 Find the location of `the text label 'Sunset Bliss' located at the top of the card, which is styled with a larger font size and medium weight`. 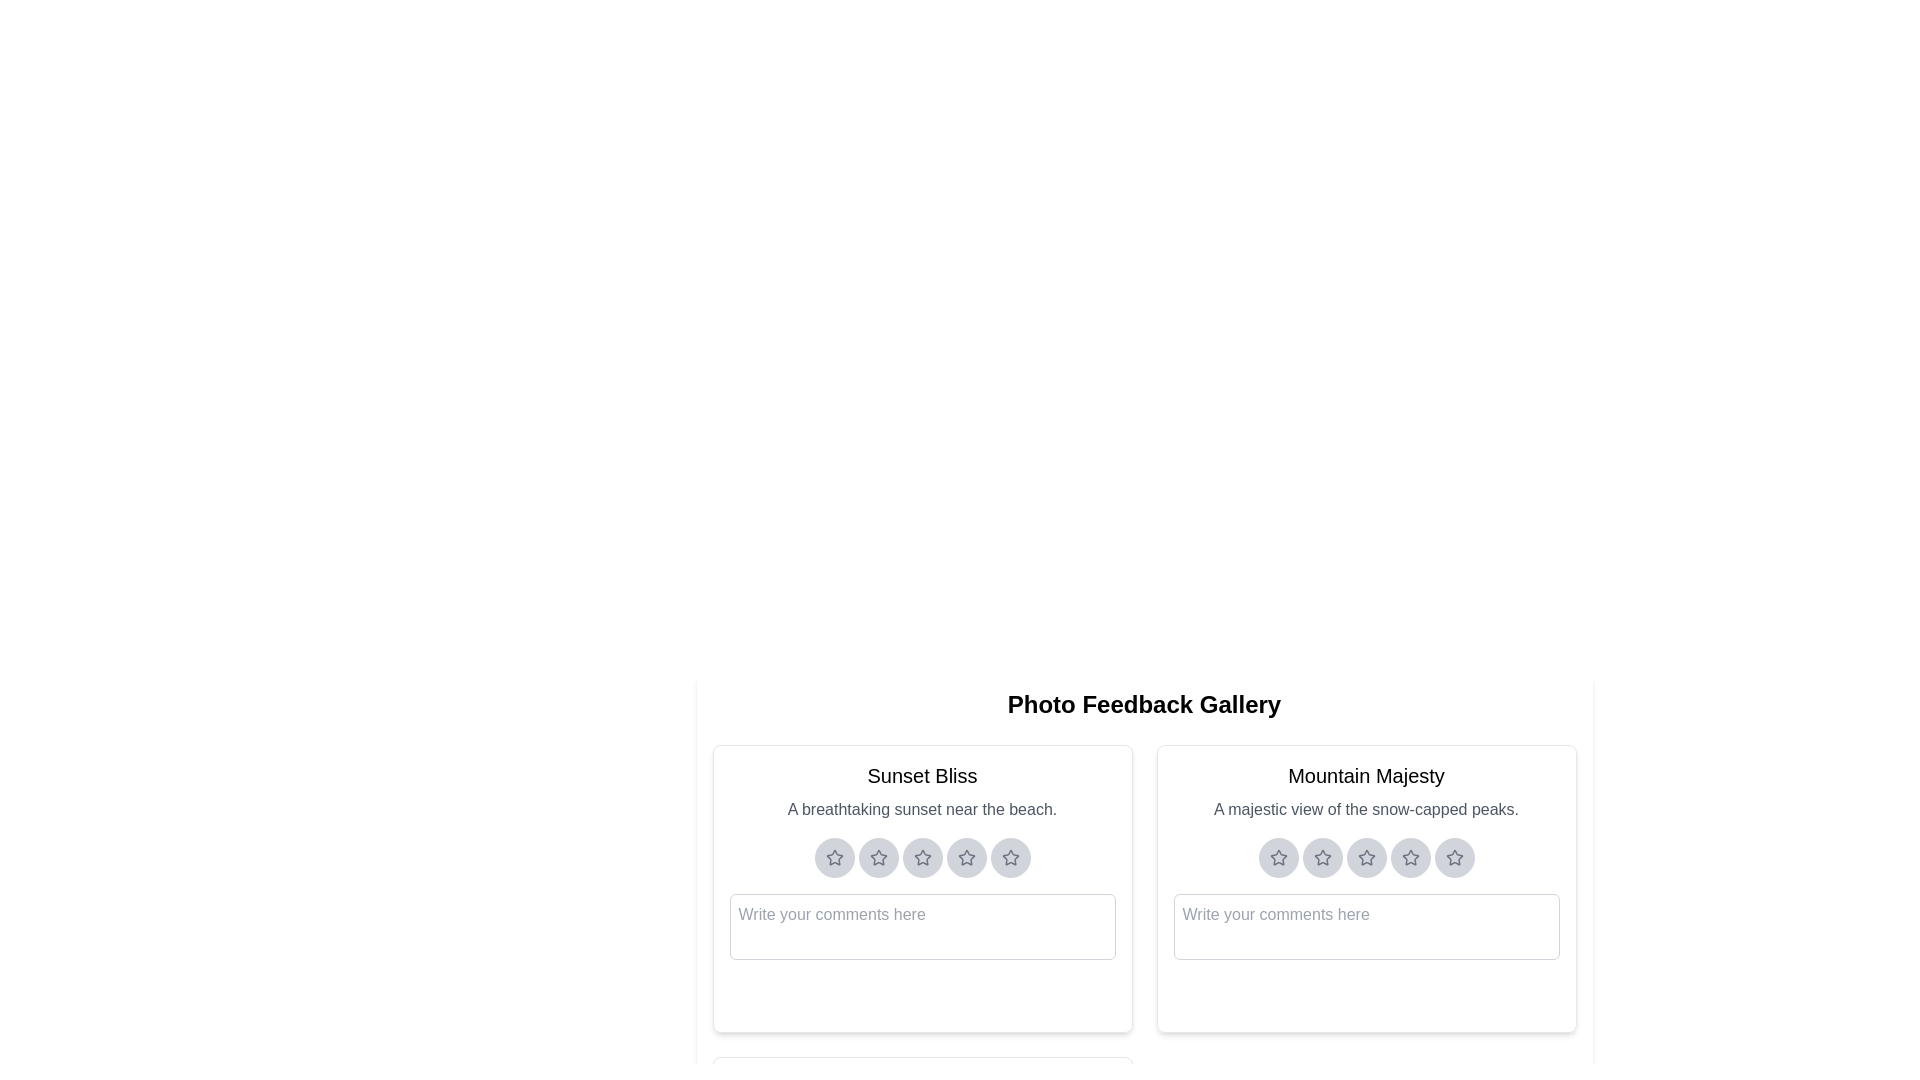

the text label 'Sunset Bliss' located at the top of the card, which is styled with a larger font size and medium weight is located at coordinates (921, 774).